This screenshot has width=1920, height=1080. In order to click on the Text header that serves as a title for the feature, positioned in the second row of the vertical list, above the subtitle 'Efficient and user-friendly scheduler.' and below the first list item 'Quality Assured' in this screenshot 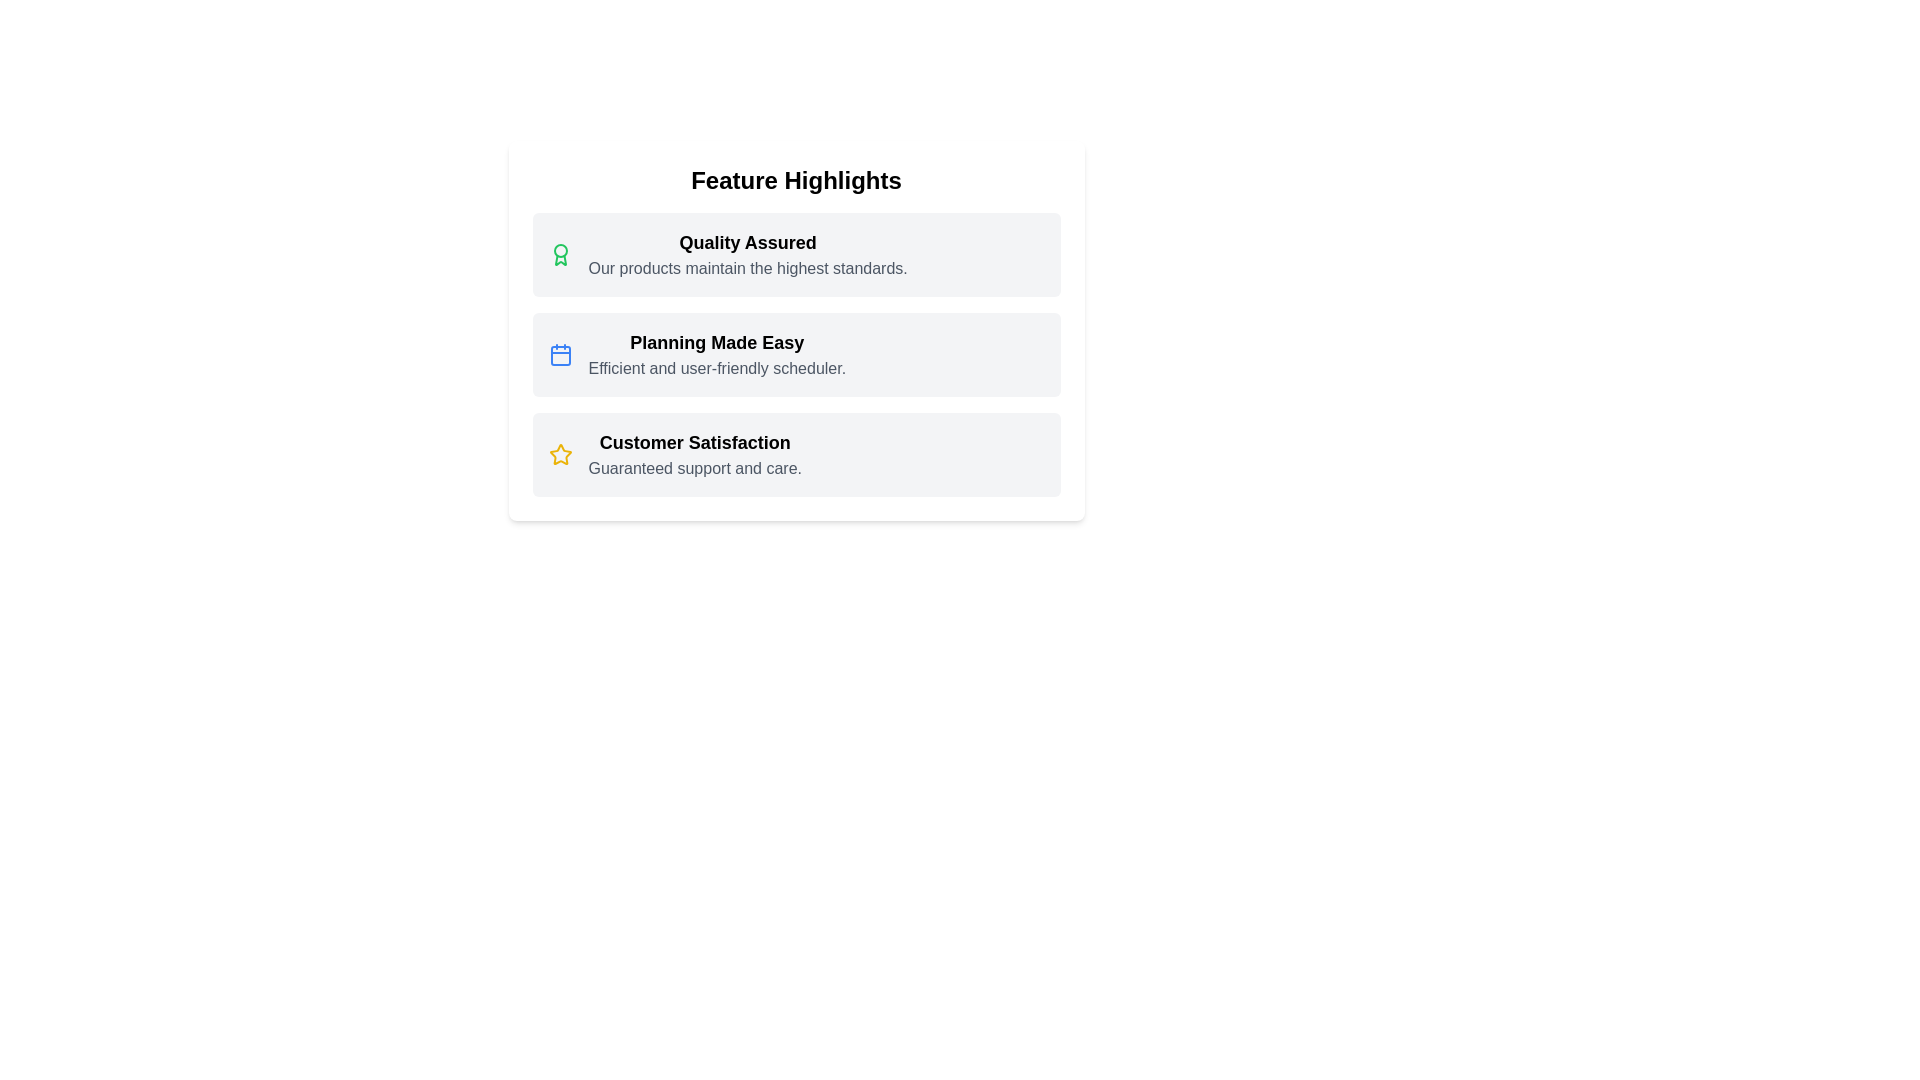, I will do `click(717, 342)`.